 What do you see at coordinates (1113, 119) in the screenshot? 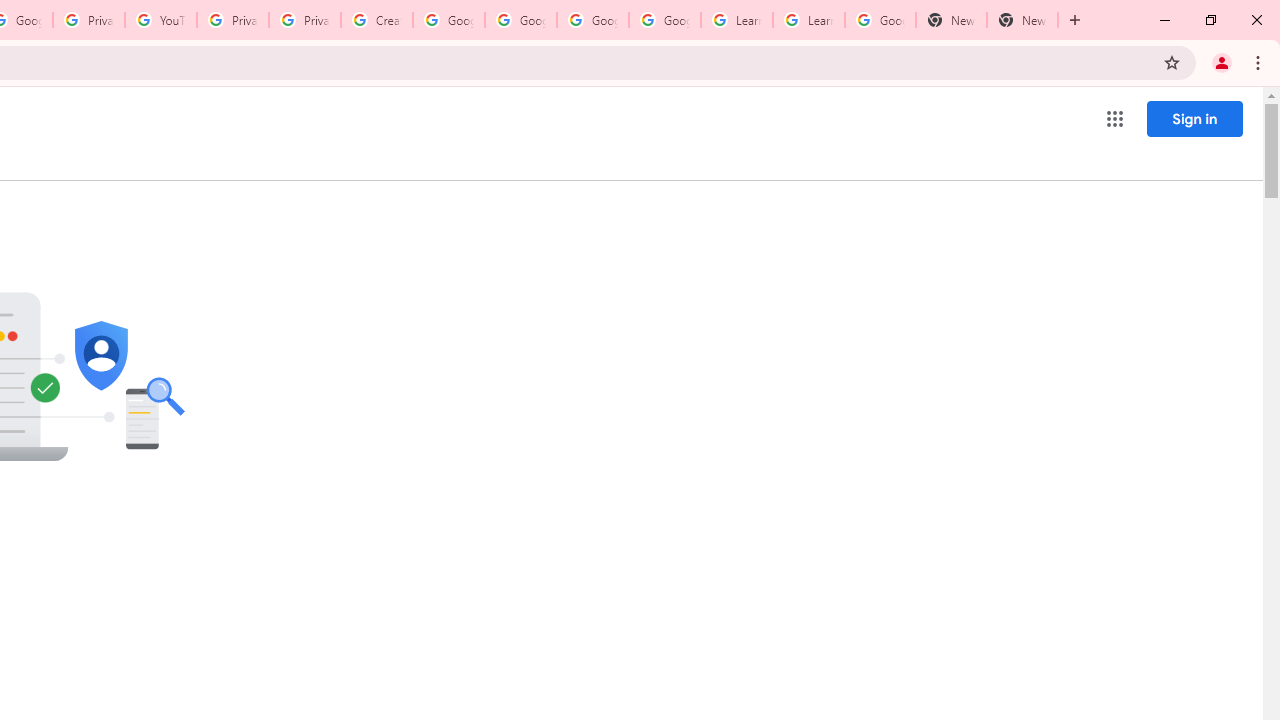
I see `'Google apps'` at bounding box center [1113, 119].